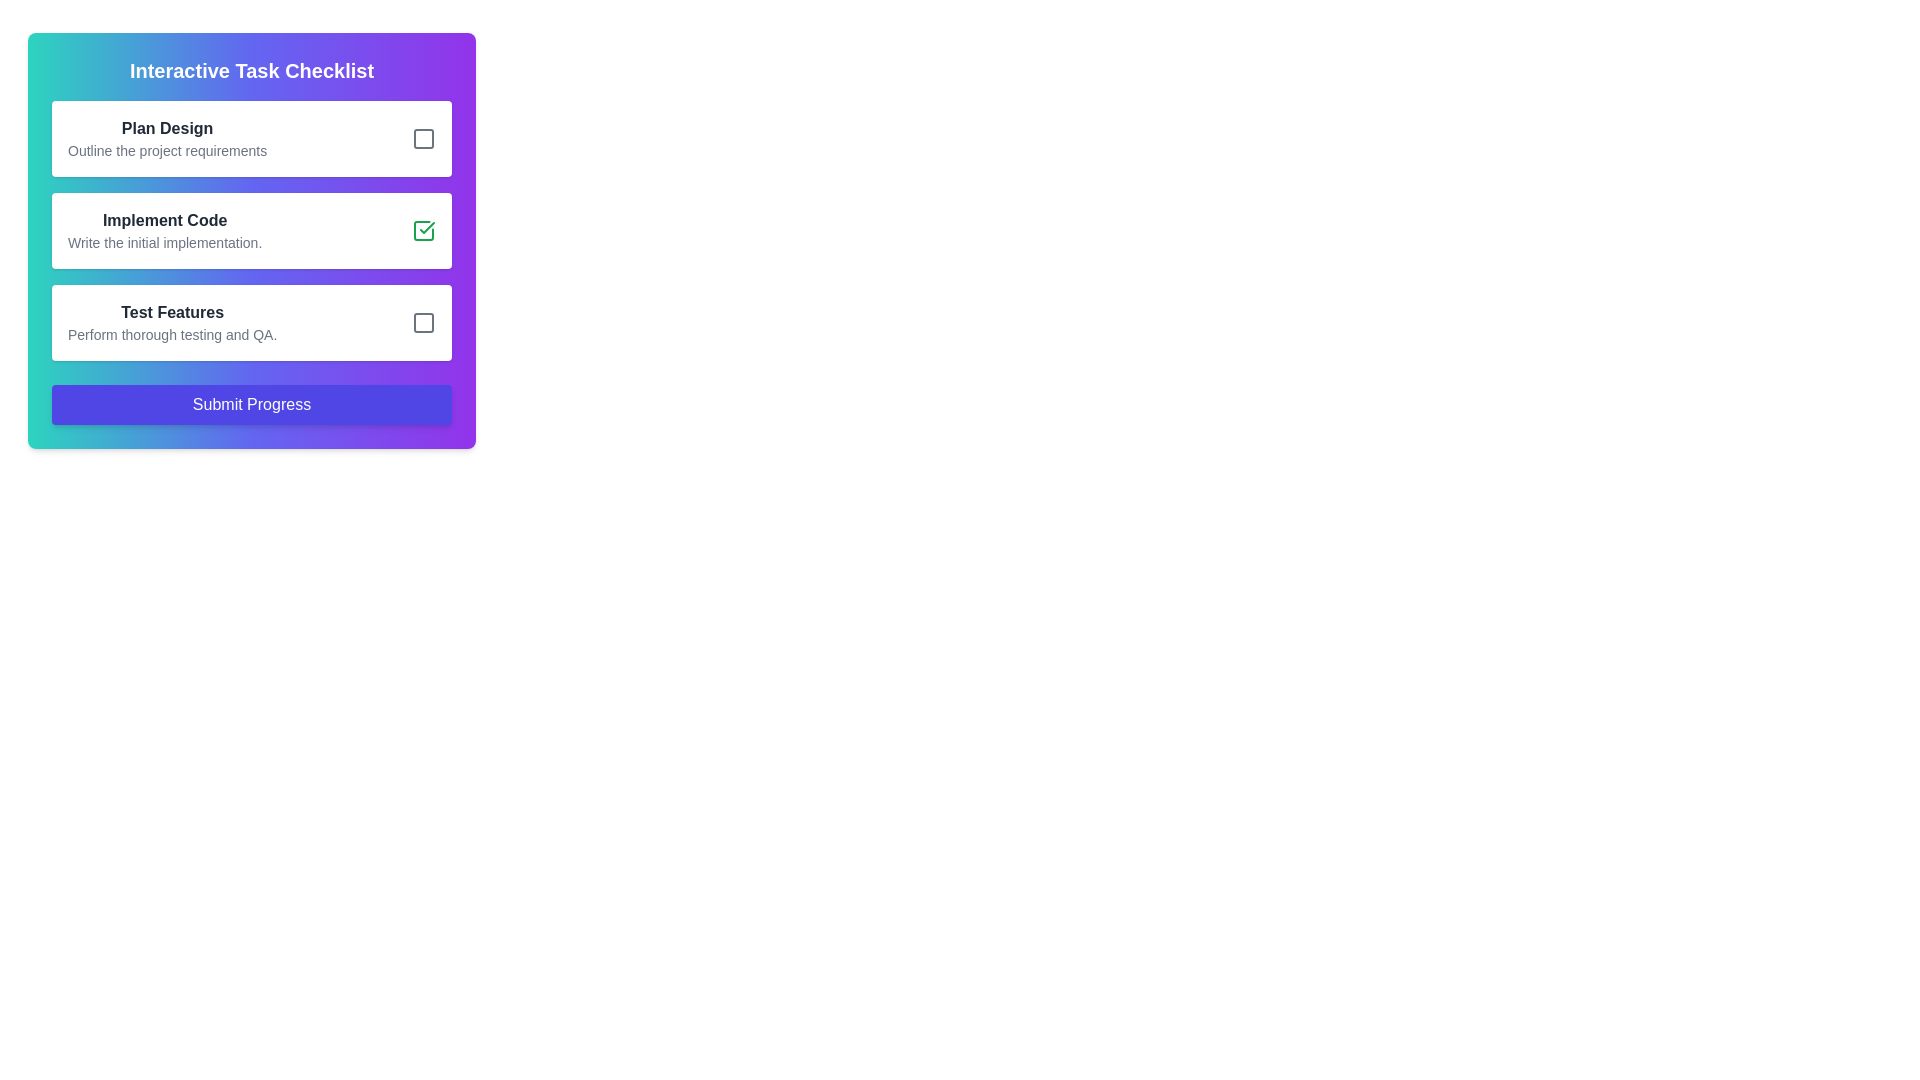 The width and height of the screenshot is (1920, 1080). I want to click on the static text element that provides supplementary information regarding the task titled 'Plan Design', which is located beneath the title and above a checkbox, so click(167, 149).